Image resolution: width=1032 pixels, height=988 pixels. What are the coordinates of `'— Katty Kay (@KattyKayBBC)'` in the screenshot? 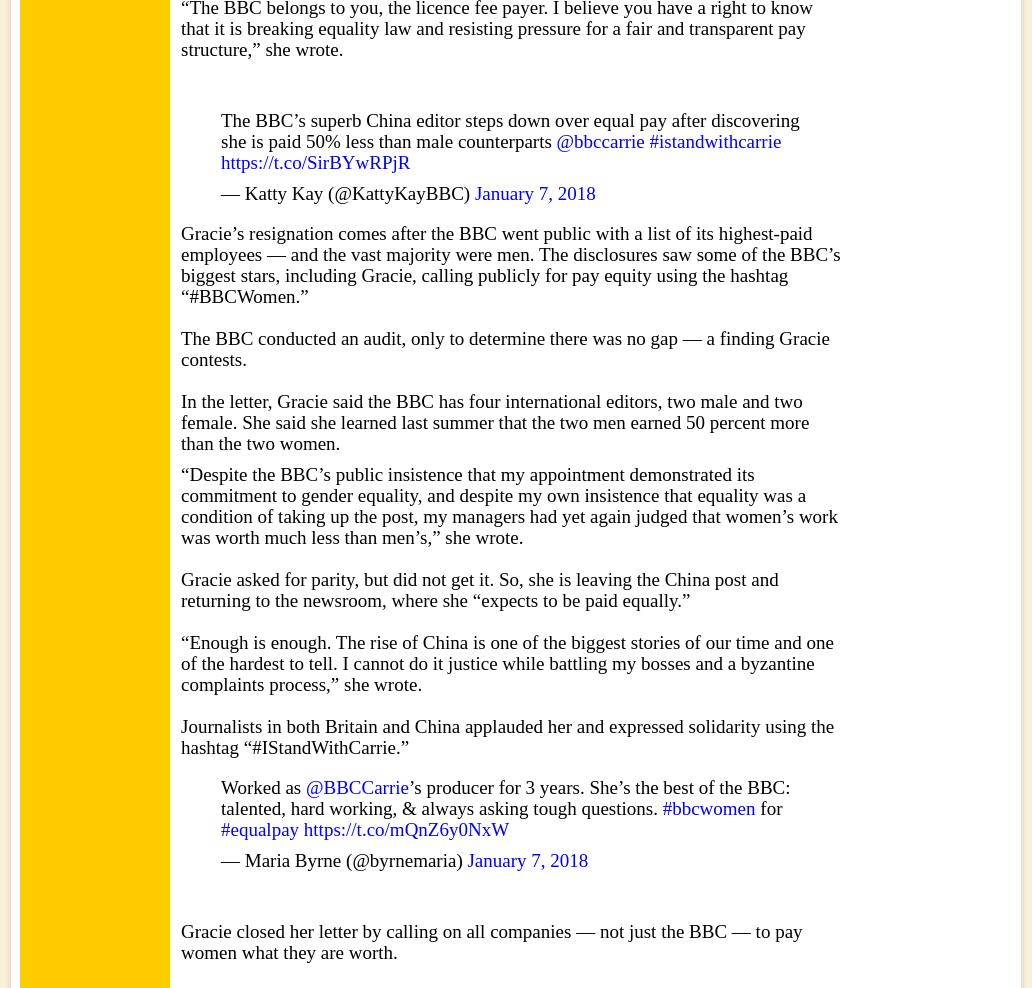 It's located at (219, 193).